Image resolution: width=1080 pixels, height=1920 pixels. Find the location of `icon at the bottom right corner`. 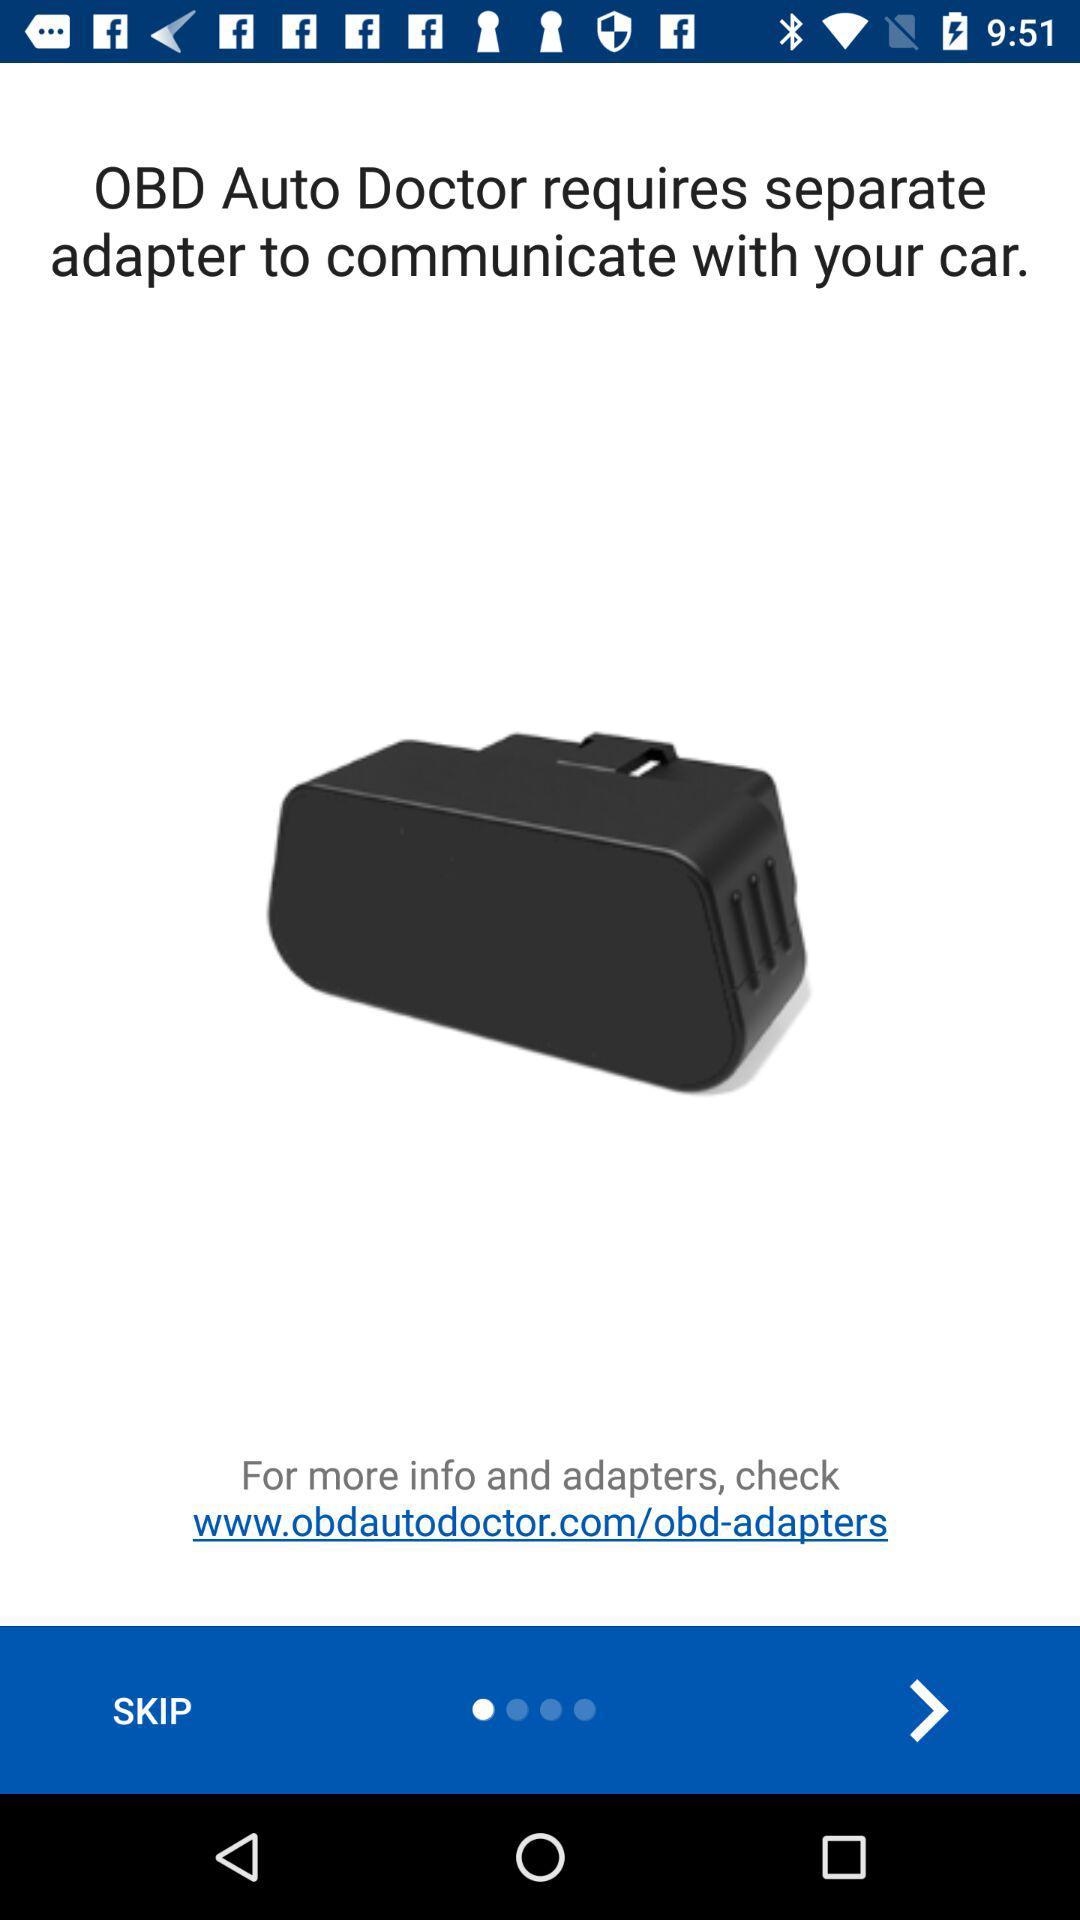

icon at the bottom right corner is located at coordinates (927, 1709).